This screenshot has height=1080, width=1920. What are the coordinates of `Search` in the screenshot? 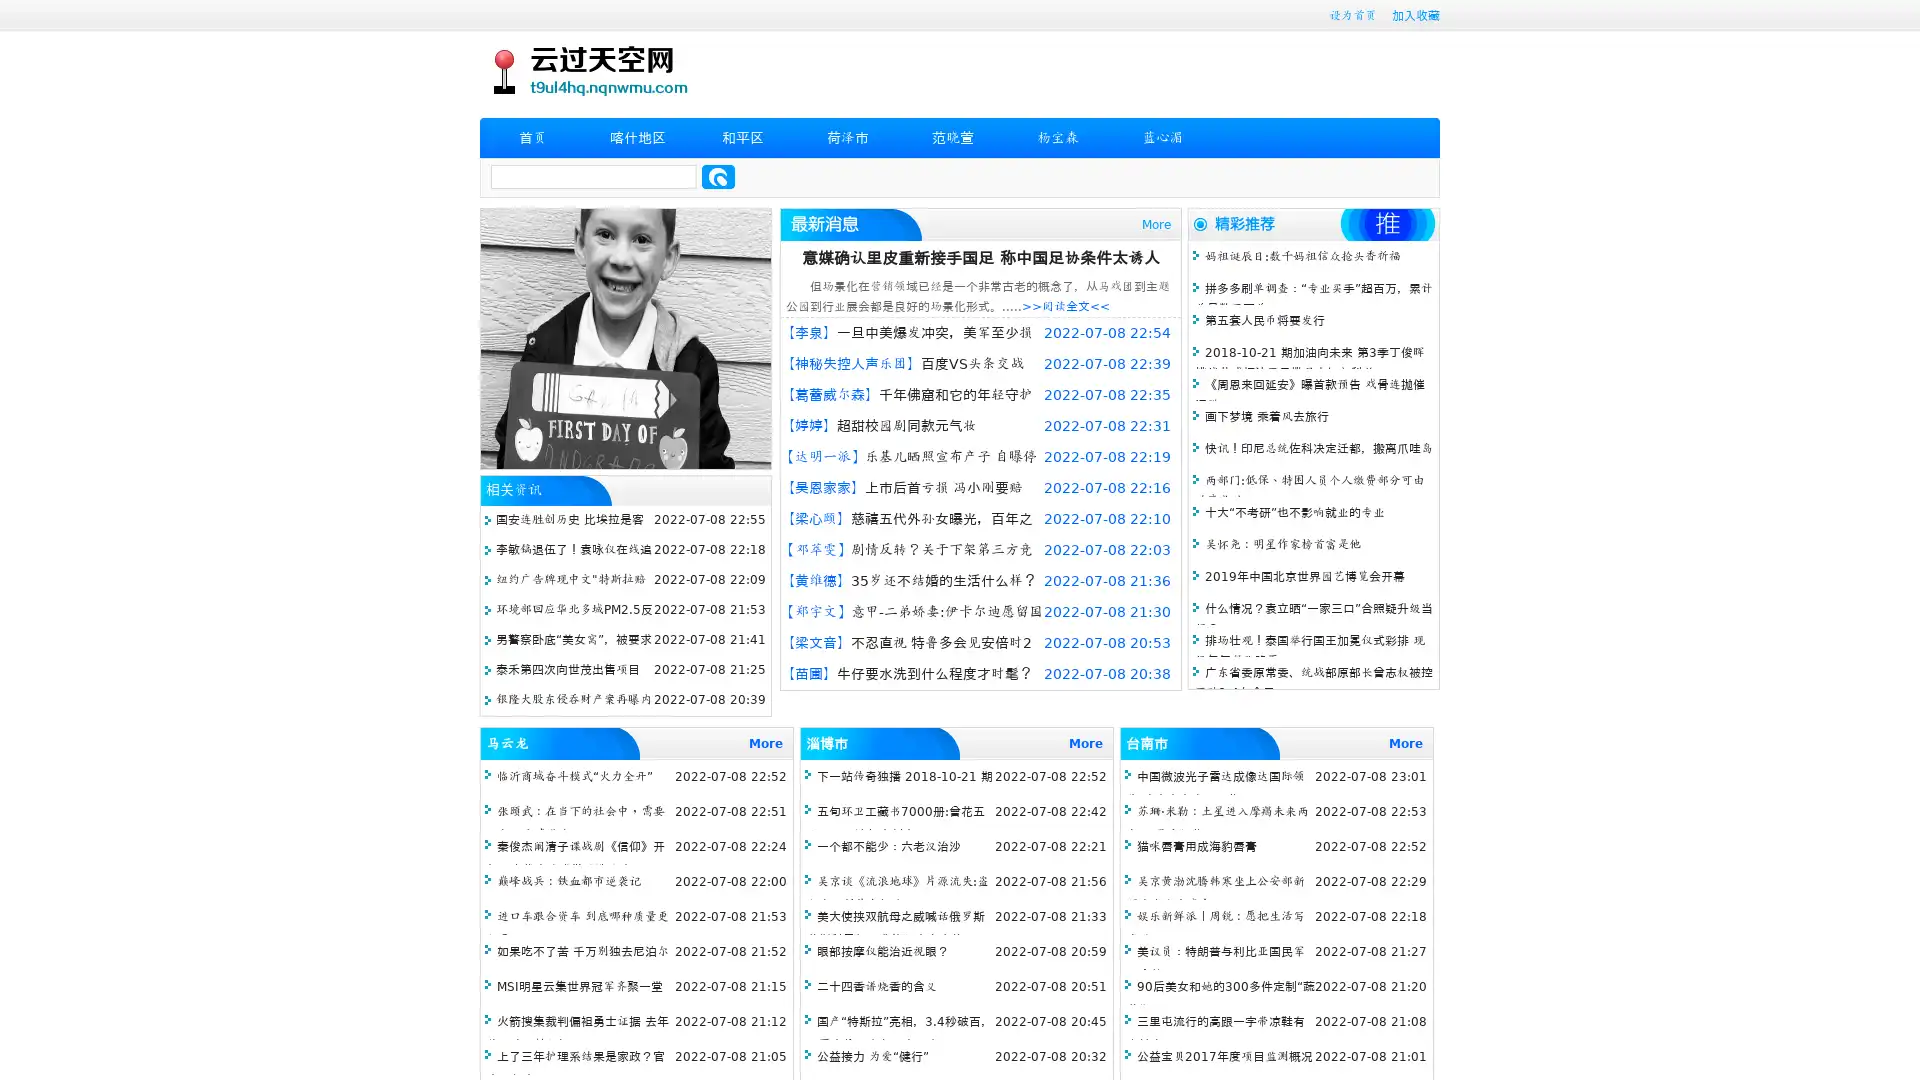 It's located at (718, 176).